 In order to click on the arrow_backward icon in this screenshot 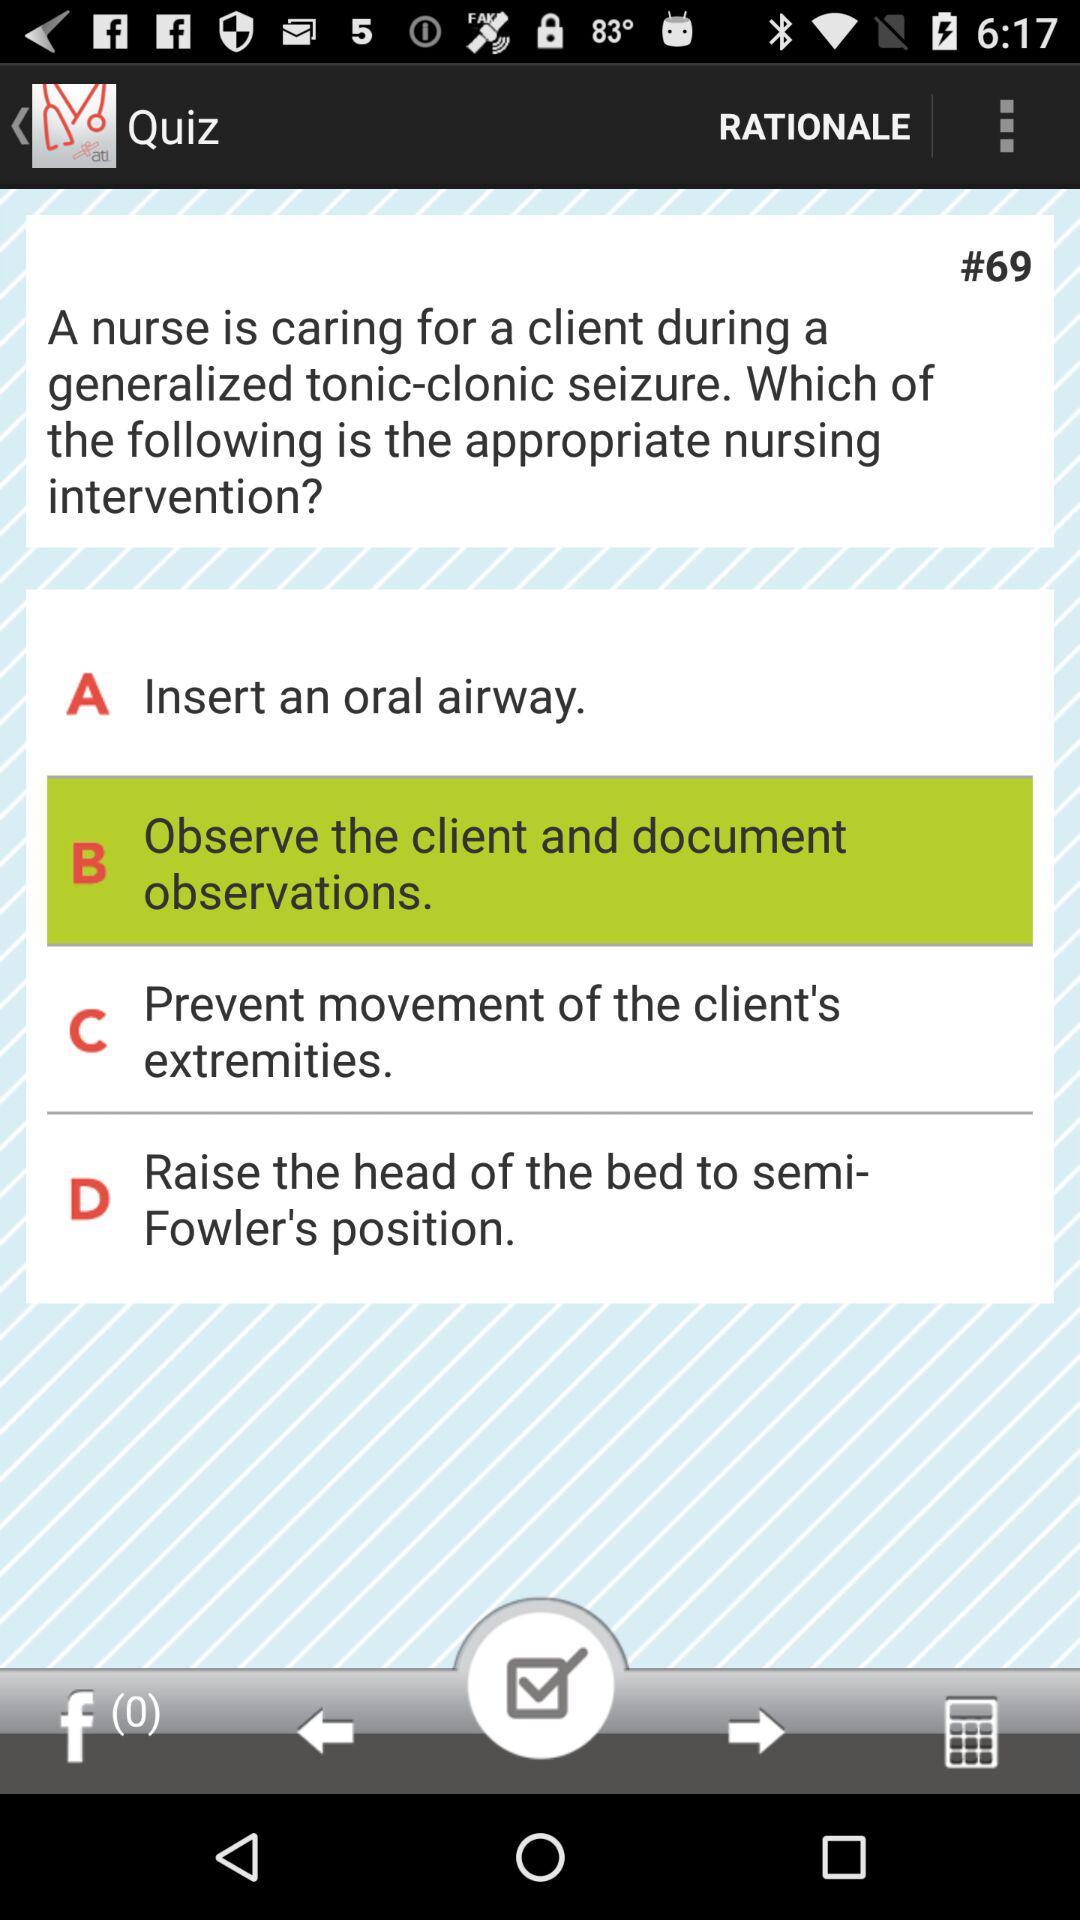, I will do `click(323, 1851)`.